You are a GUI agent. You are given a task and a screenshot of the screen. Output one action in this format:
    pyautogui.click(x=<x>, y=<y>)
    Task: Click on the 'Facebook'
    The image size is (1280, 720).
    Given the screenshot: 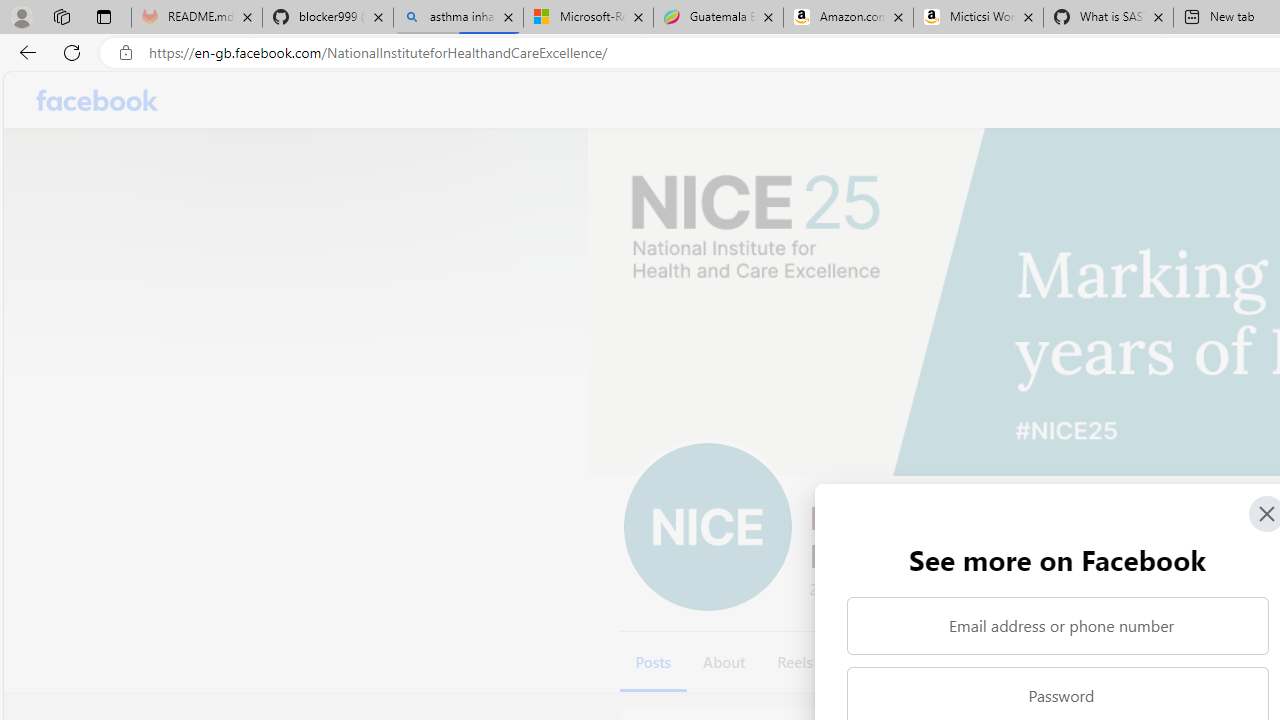 What is the action you would take?
    pyautogui.click(x=96, y=100)
    